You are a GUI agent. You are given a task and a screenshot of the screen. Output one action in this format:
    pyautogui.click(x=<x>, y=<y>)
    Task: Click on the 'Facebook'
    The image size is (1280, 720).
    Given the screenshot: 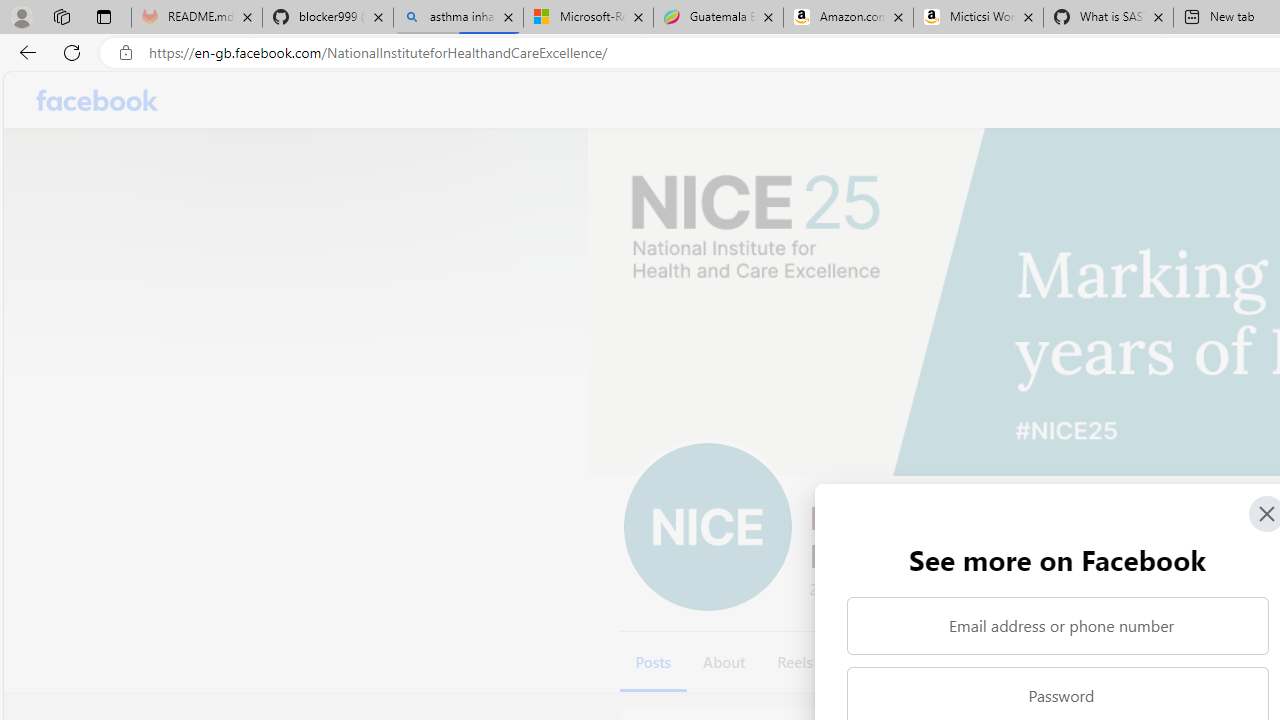 What is the action you would take?
    pyautogui.click(x=96, y=100)
    